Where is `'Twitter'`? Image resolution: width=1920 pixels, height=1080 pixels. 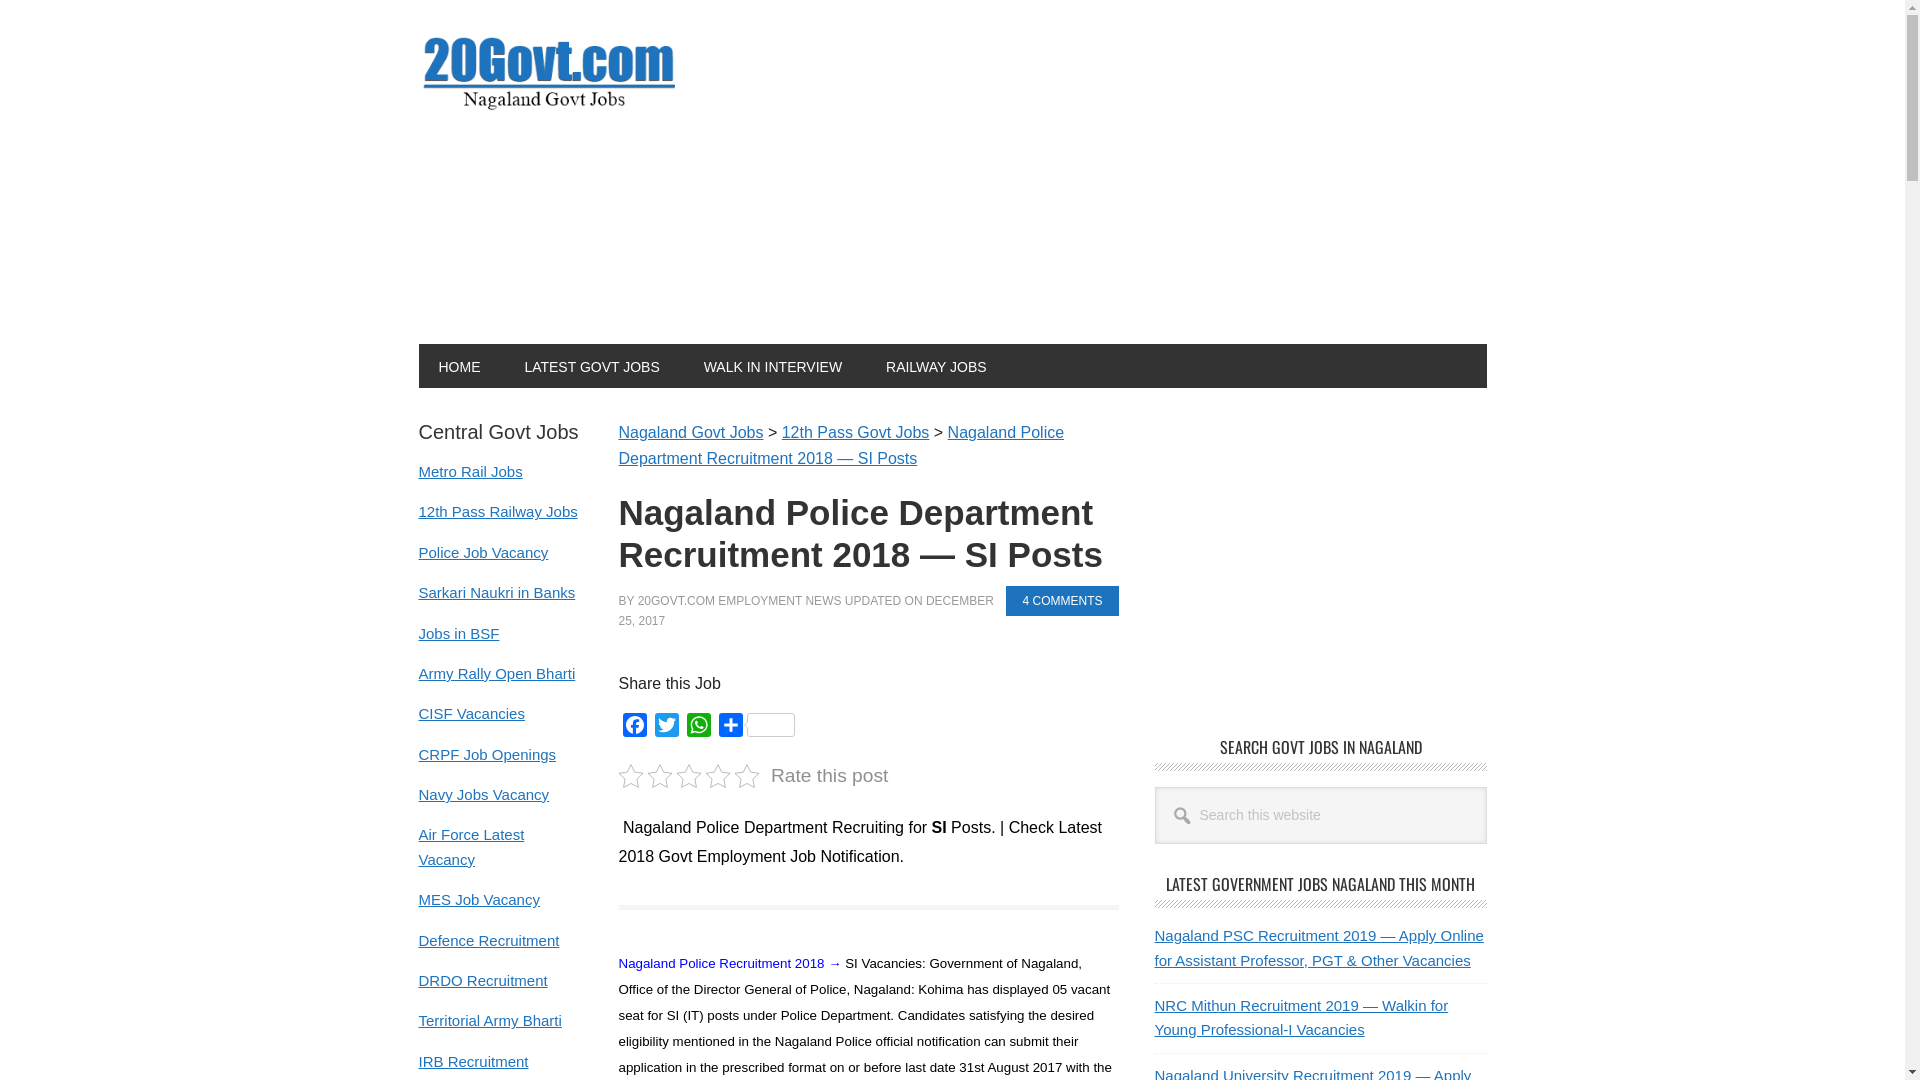 'Twitter' is located at coordinates (666, 728).